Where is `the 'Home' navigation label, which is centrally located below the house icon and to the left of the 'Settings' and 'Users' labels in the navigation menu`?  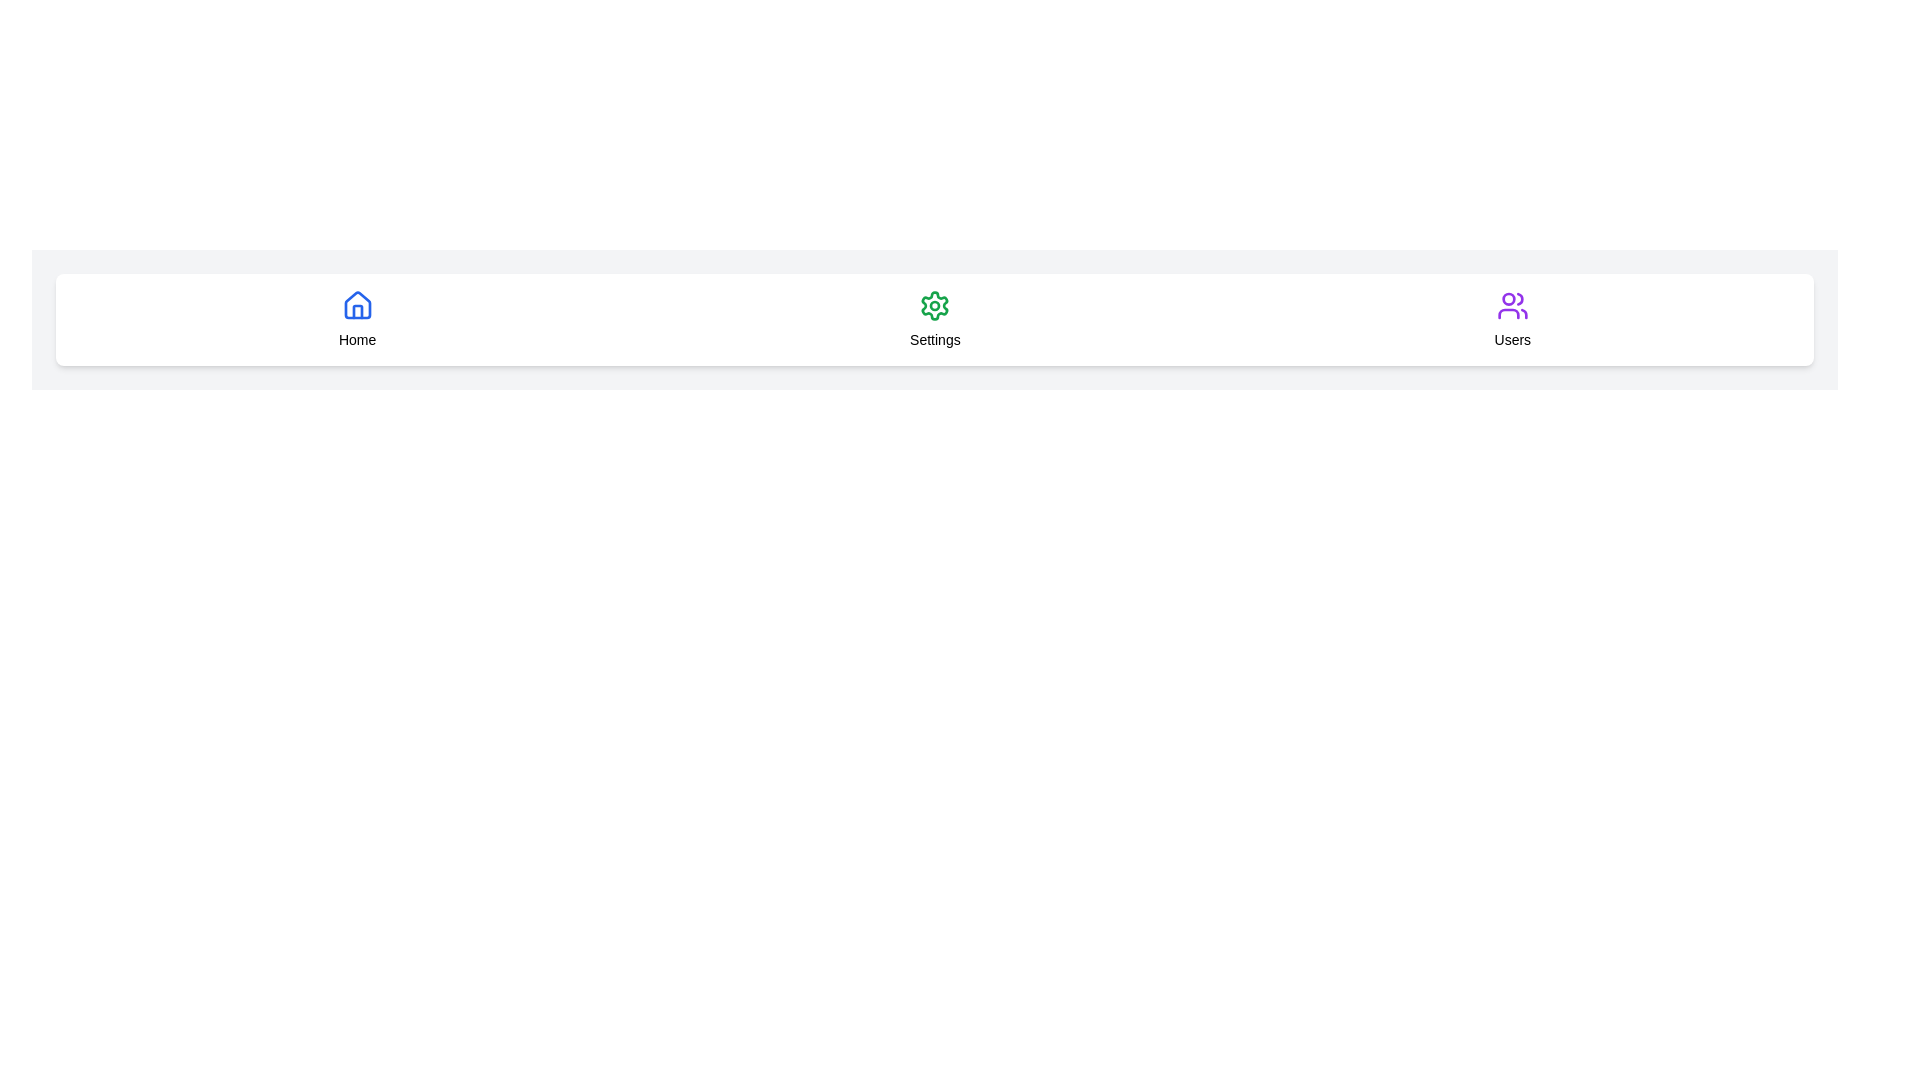
the 'Home' navigation label, which is centrally located below the house icon and to the left of the 'Settings' and 'Users' labels in the navigation menu is located at coordinates (357, 338).